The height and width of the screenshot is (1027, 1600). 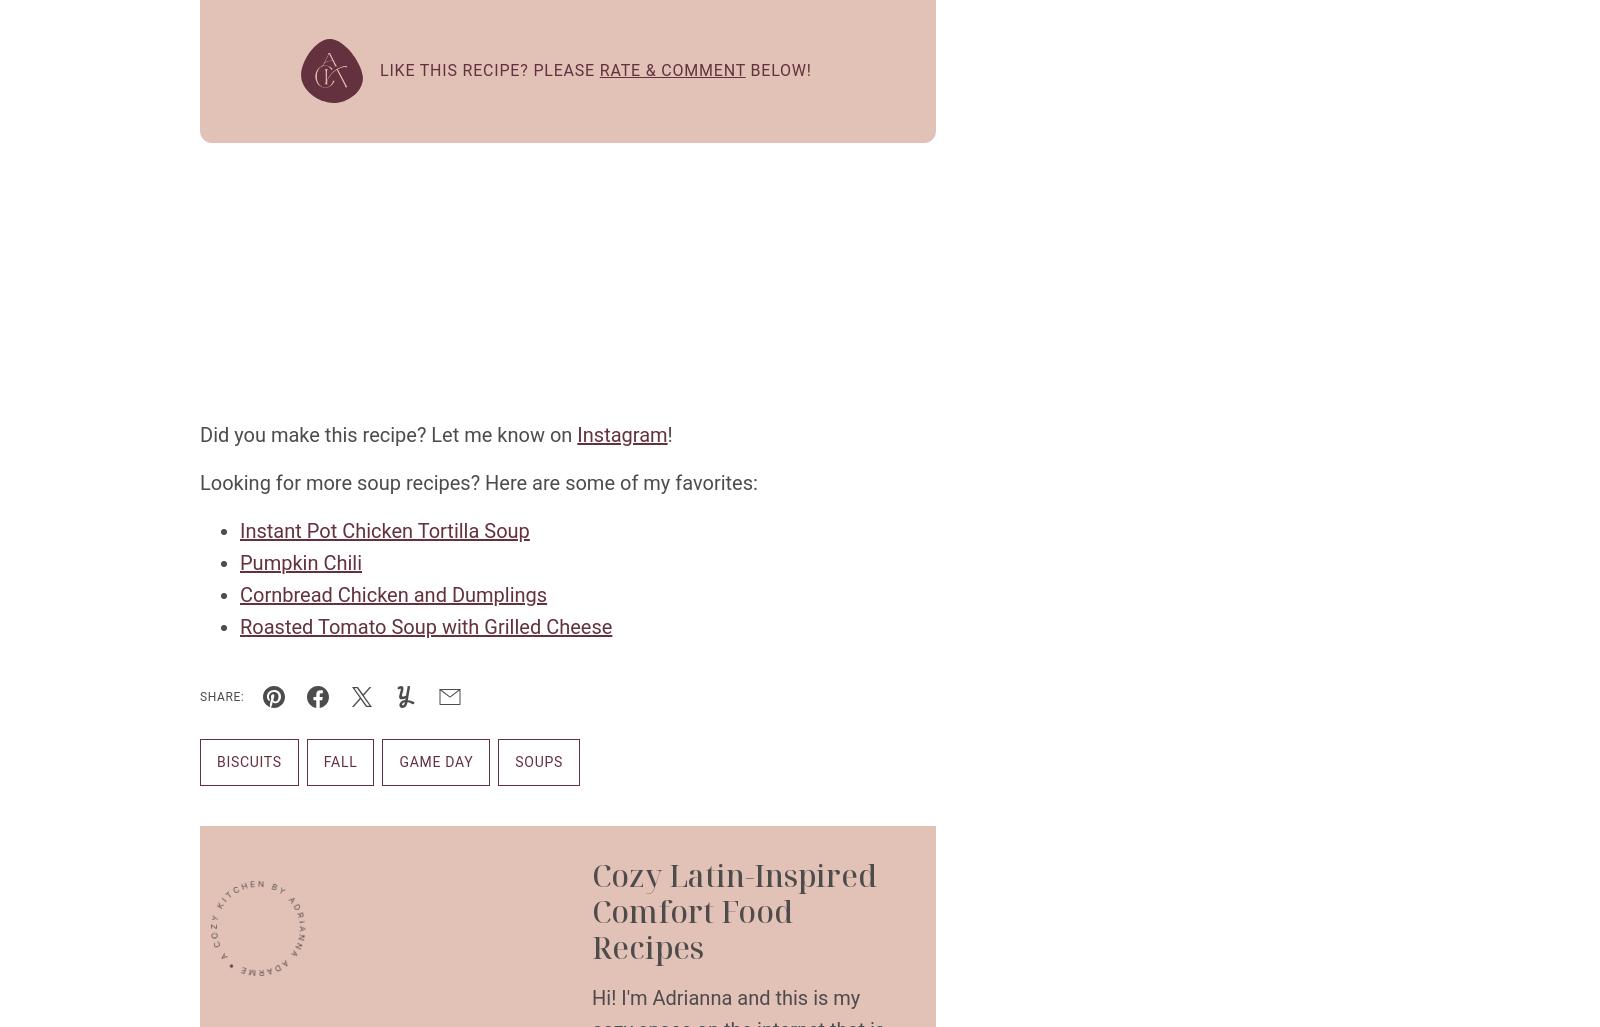 I want to click on 'Fall', so click(x=340, y=760).